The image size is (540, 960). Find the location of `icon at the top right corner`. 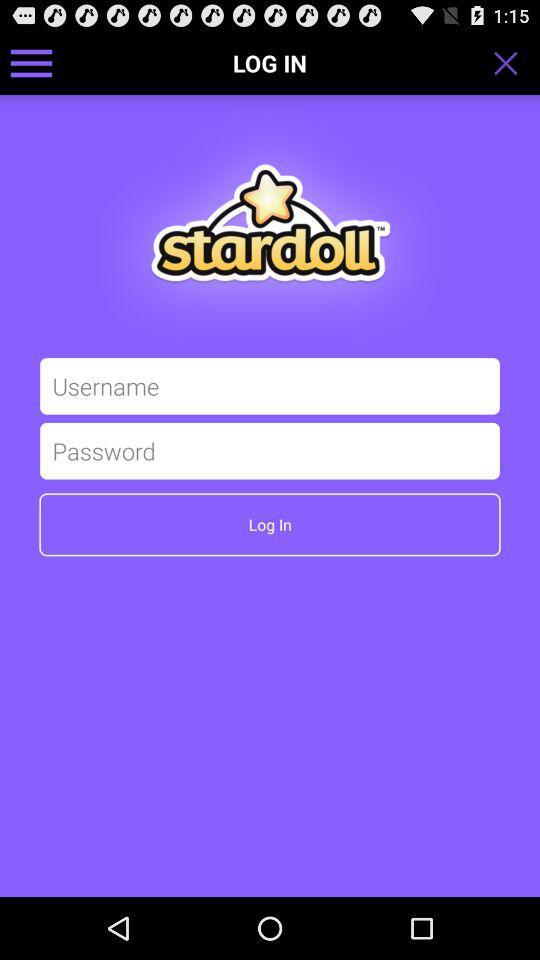

icon at the top right corner is located at coordinates (512, 62).